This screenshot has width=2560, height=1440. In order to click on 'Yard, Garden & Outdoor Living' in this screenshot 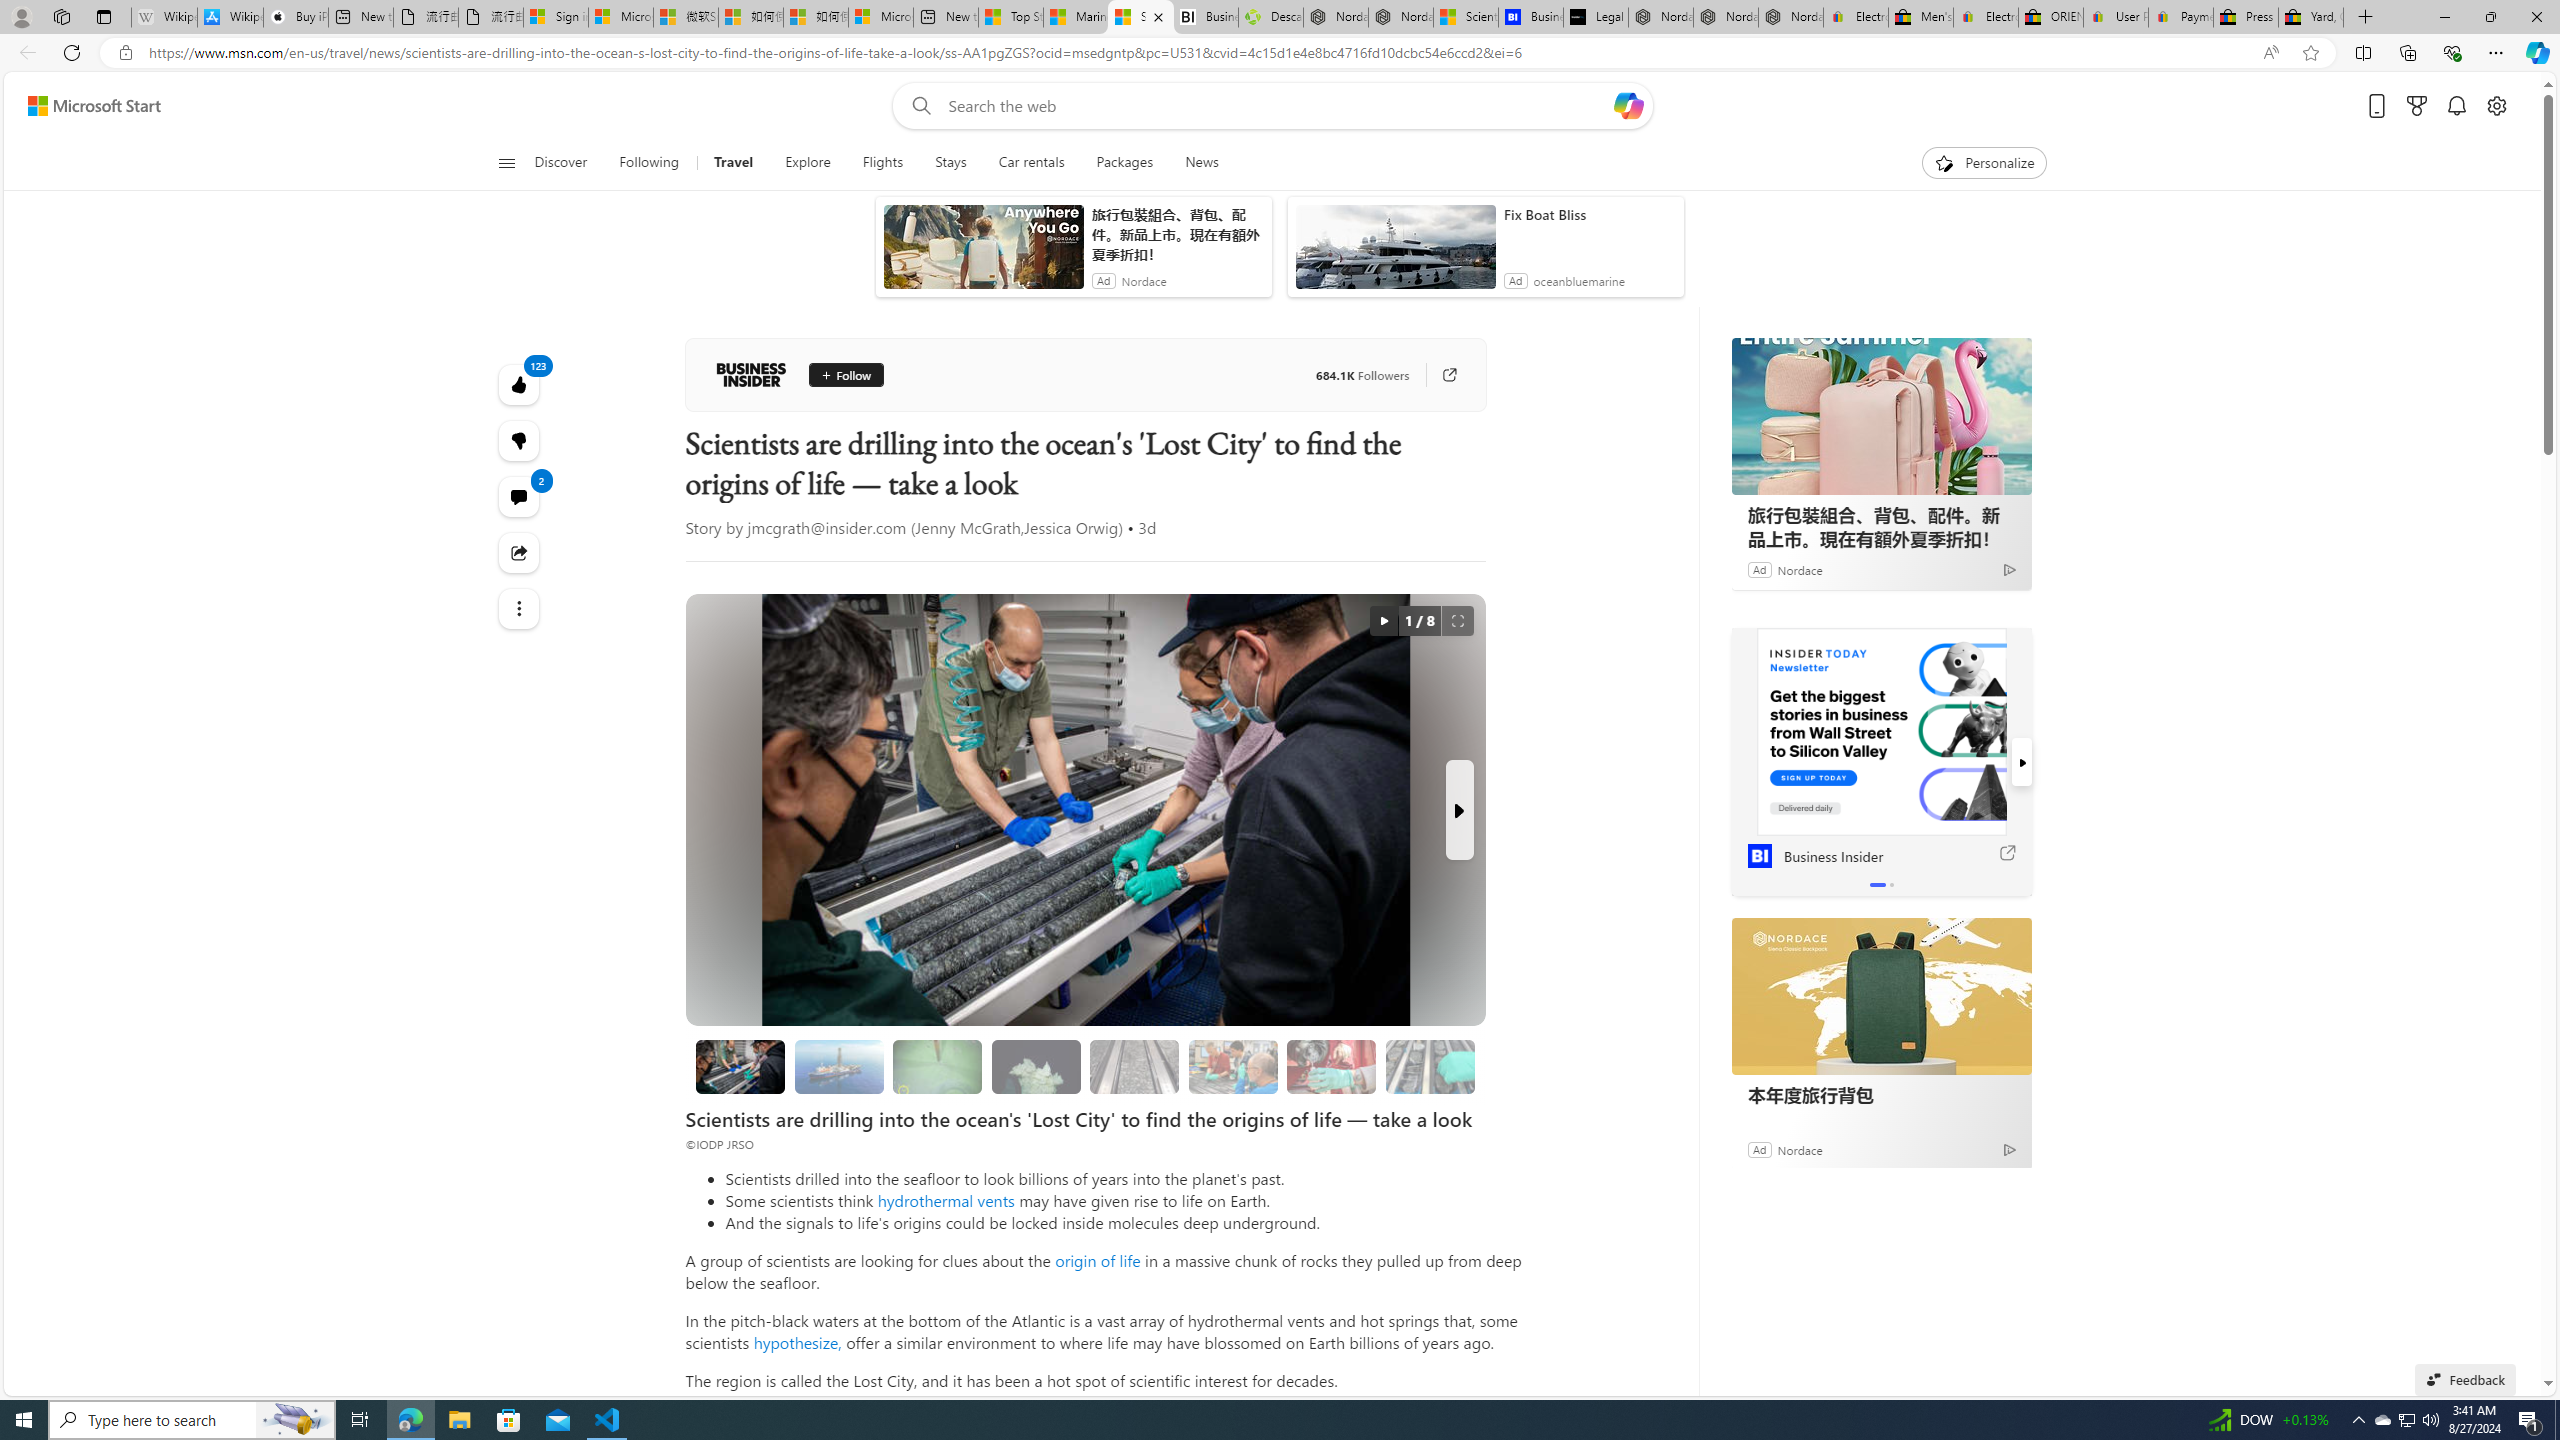, I will do `click(2311, 16)`.